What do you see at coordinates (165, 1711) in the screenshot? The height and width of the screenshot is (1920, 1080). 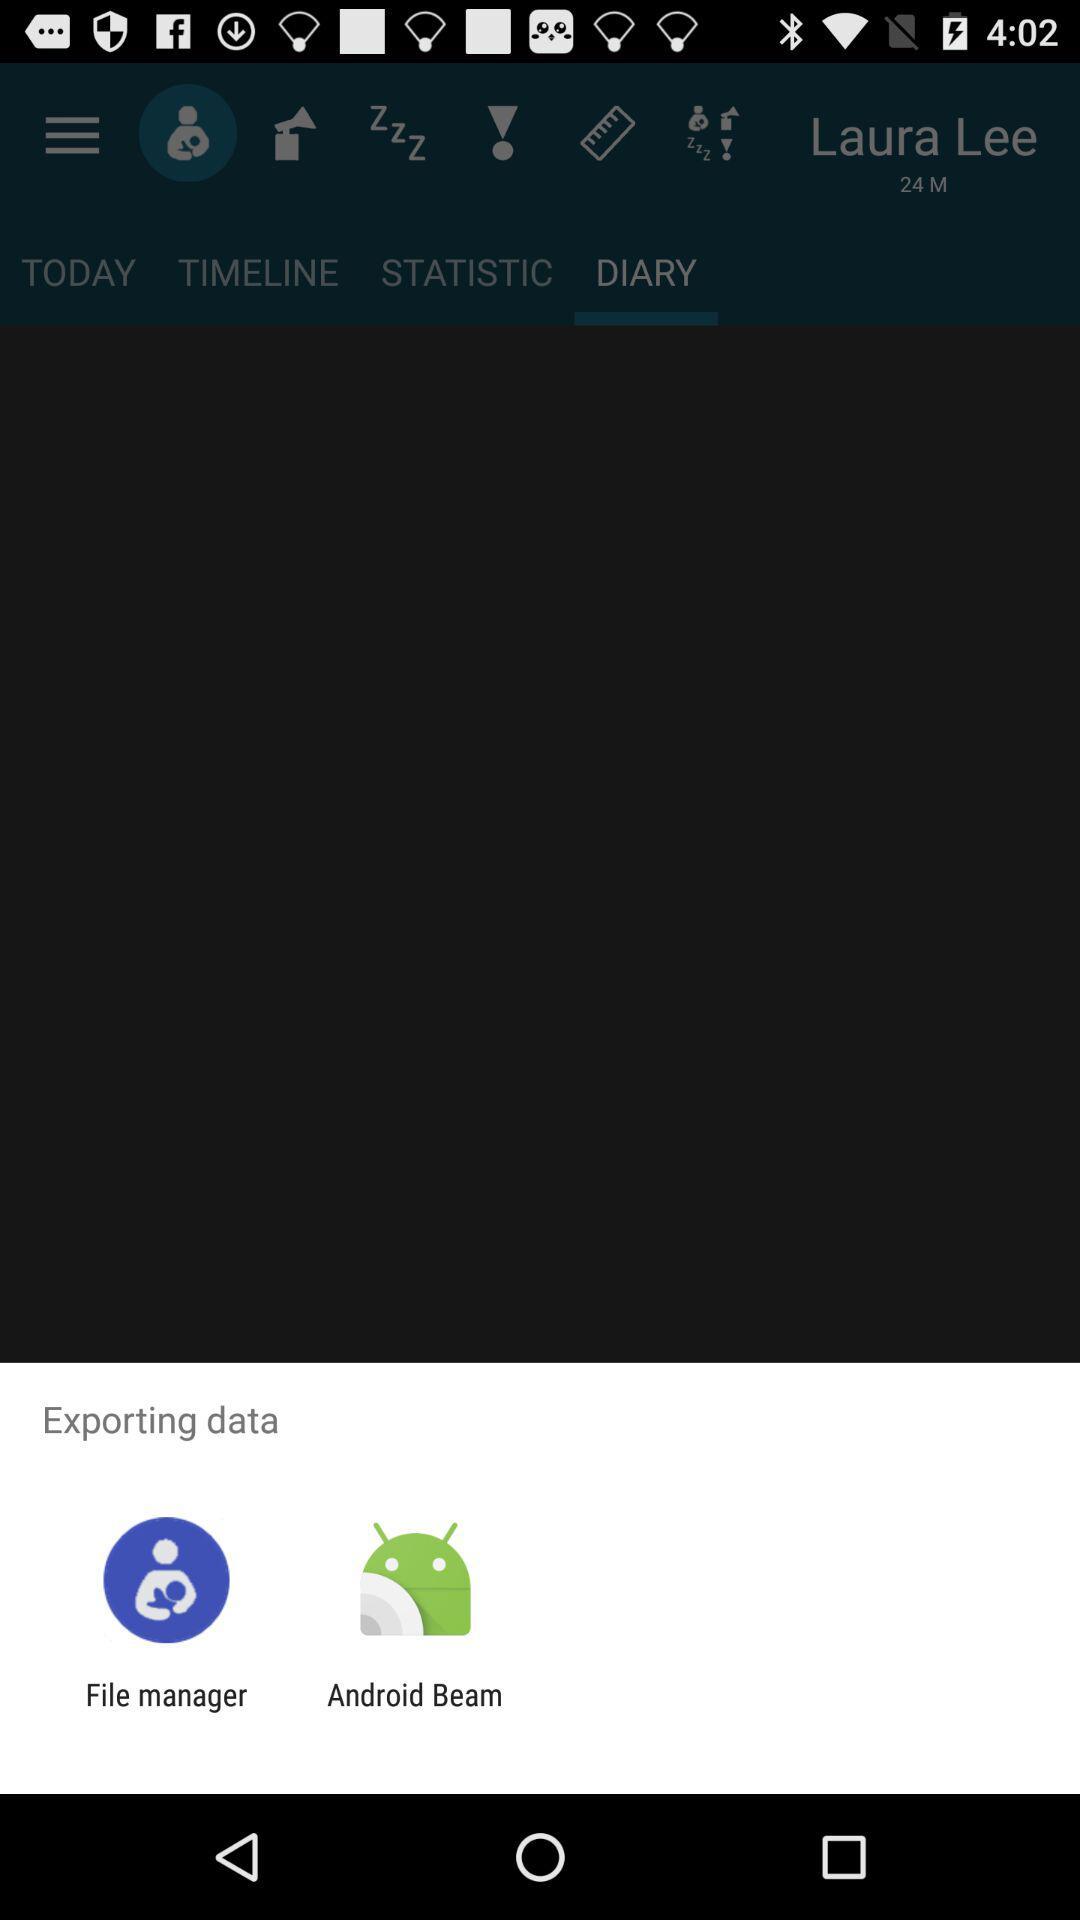 I see `the item next to android beam icon` at bounding box center [165, 1711].